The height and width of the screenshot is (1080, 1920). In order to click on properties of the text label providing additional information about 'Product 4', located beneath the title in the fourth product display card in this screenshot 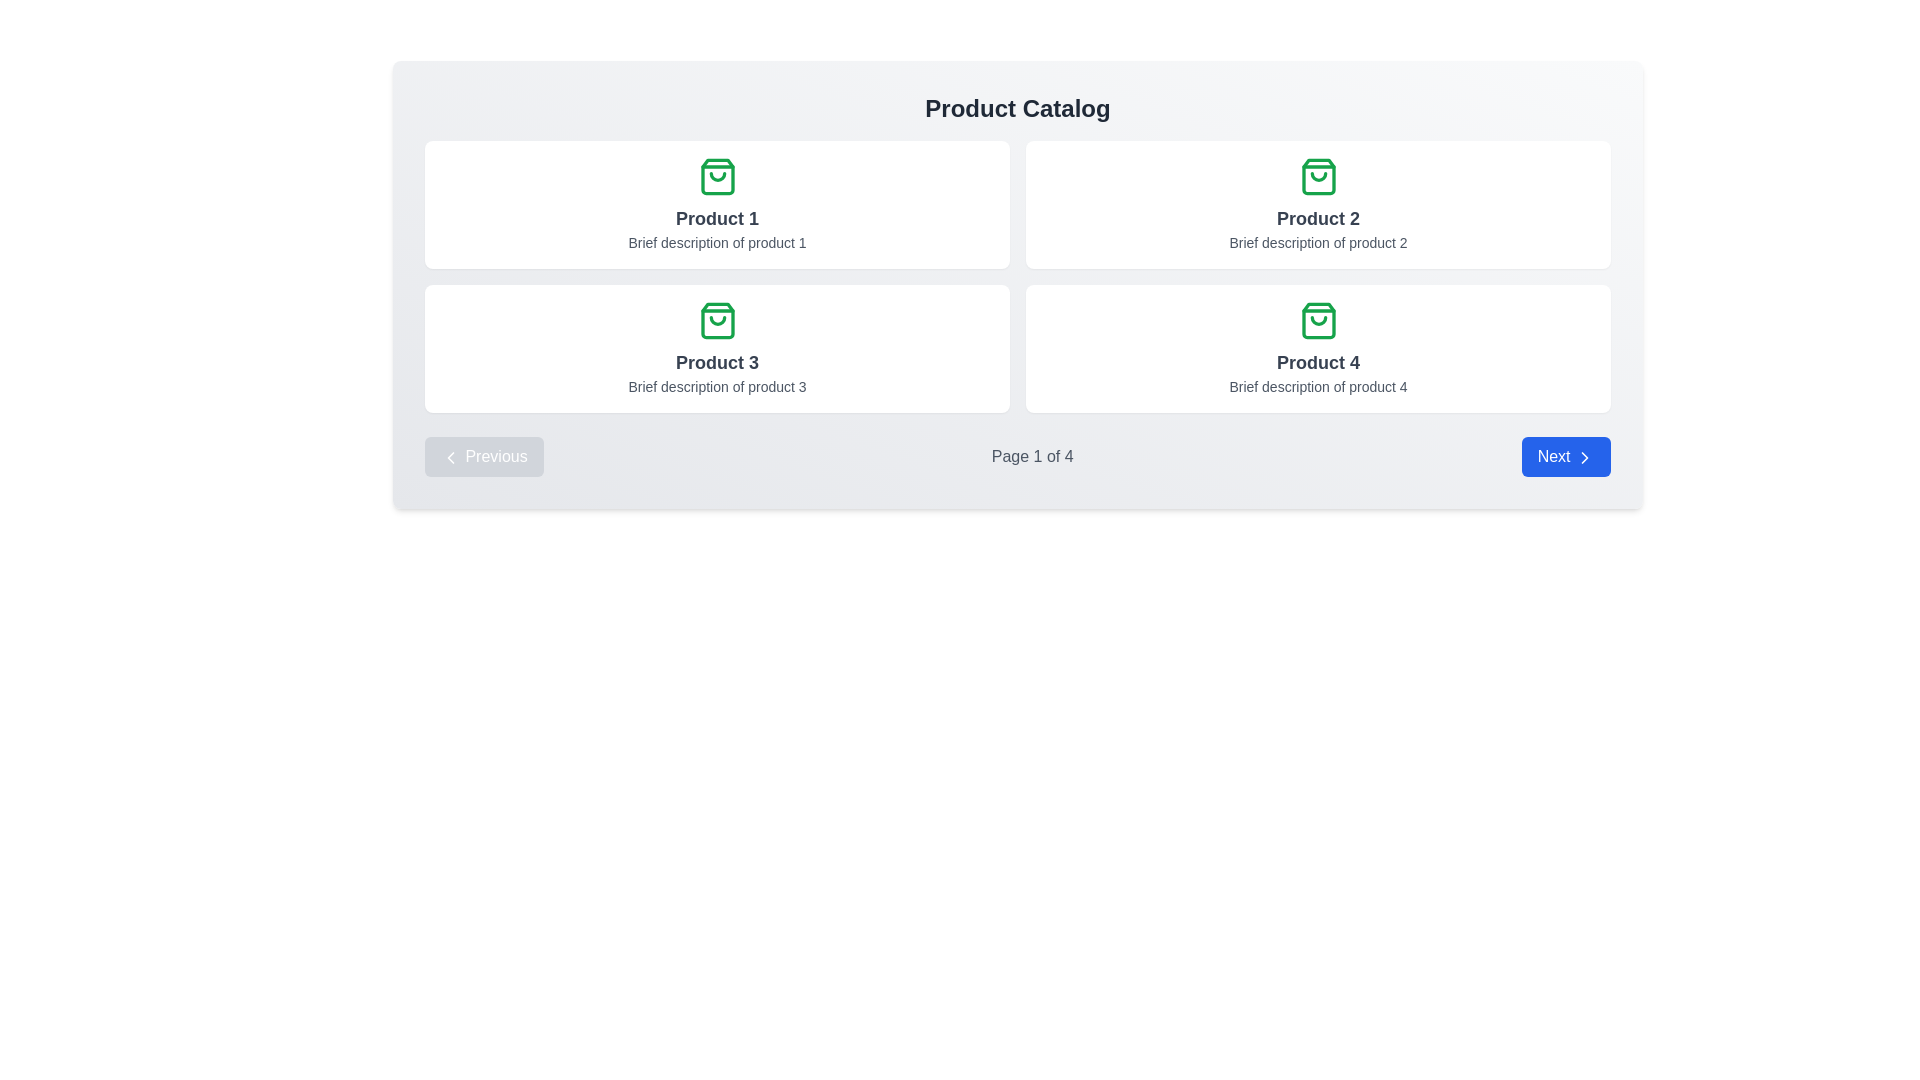, I will do `click(1318, 386)`.